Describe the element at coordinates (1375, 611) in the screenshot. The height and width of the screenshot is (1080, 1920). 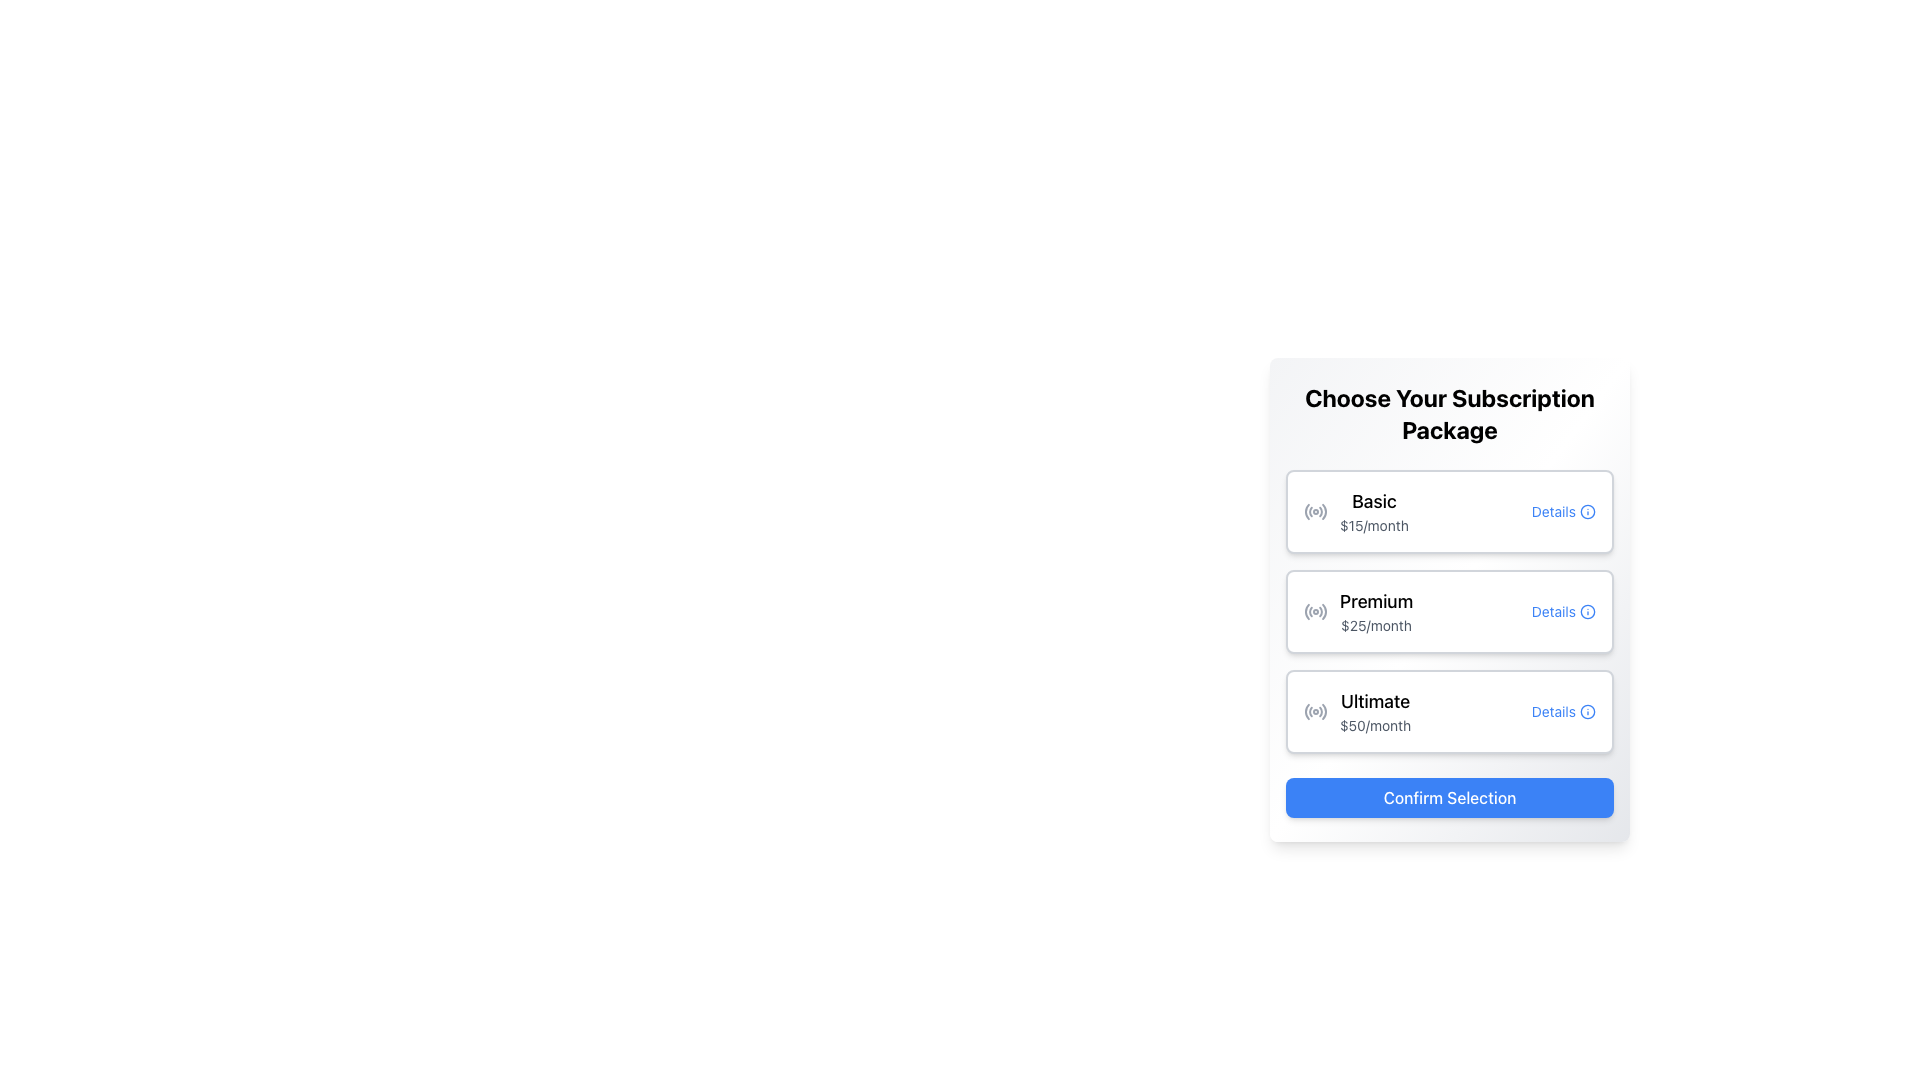
I see `the text content displaying the 'Premium' subscription plan and its cost ('$25/month')` at that location.